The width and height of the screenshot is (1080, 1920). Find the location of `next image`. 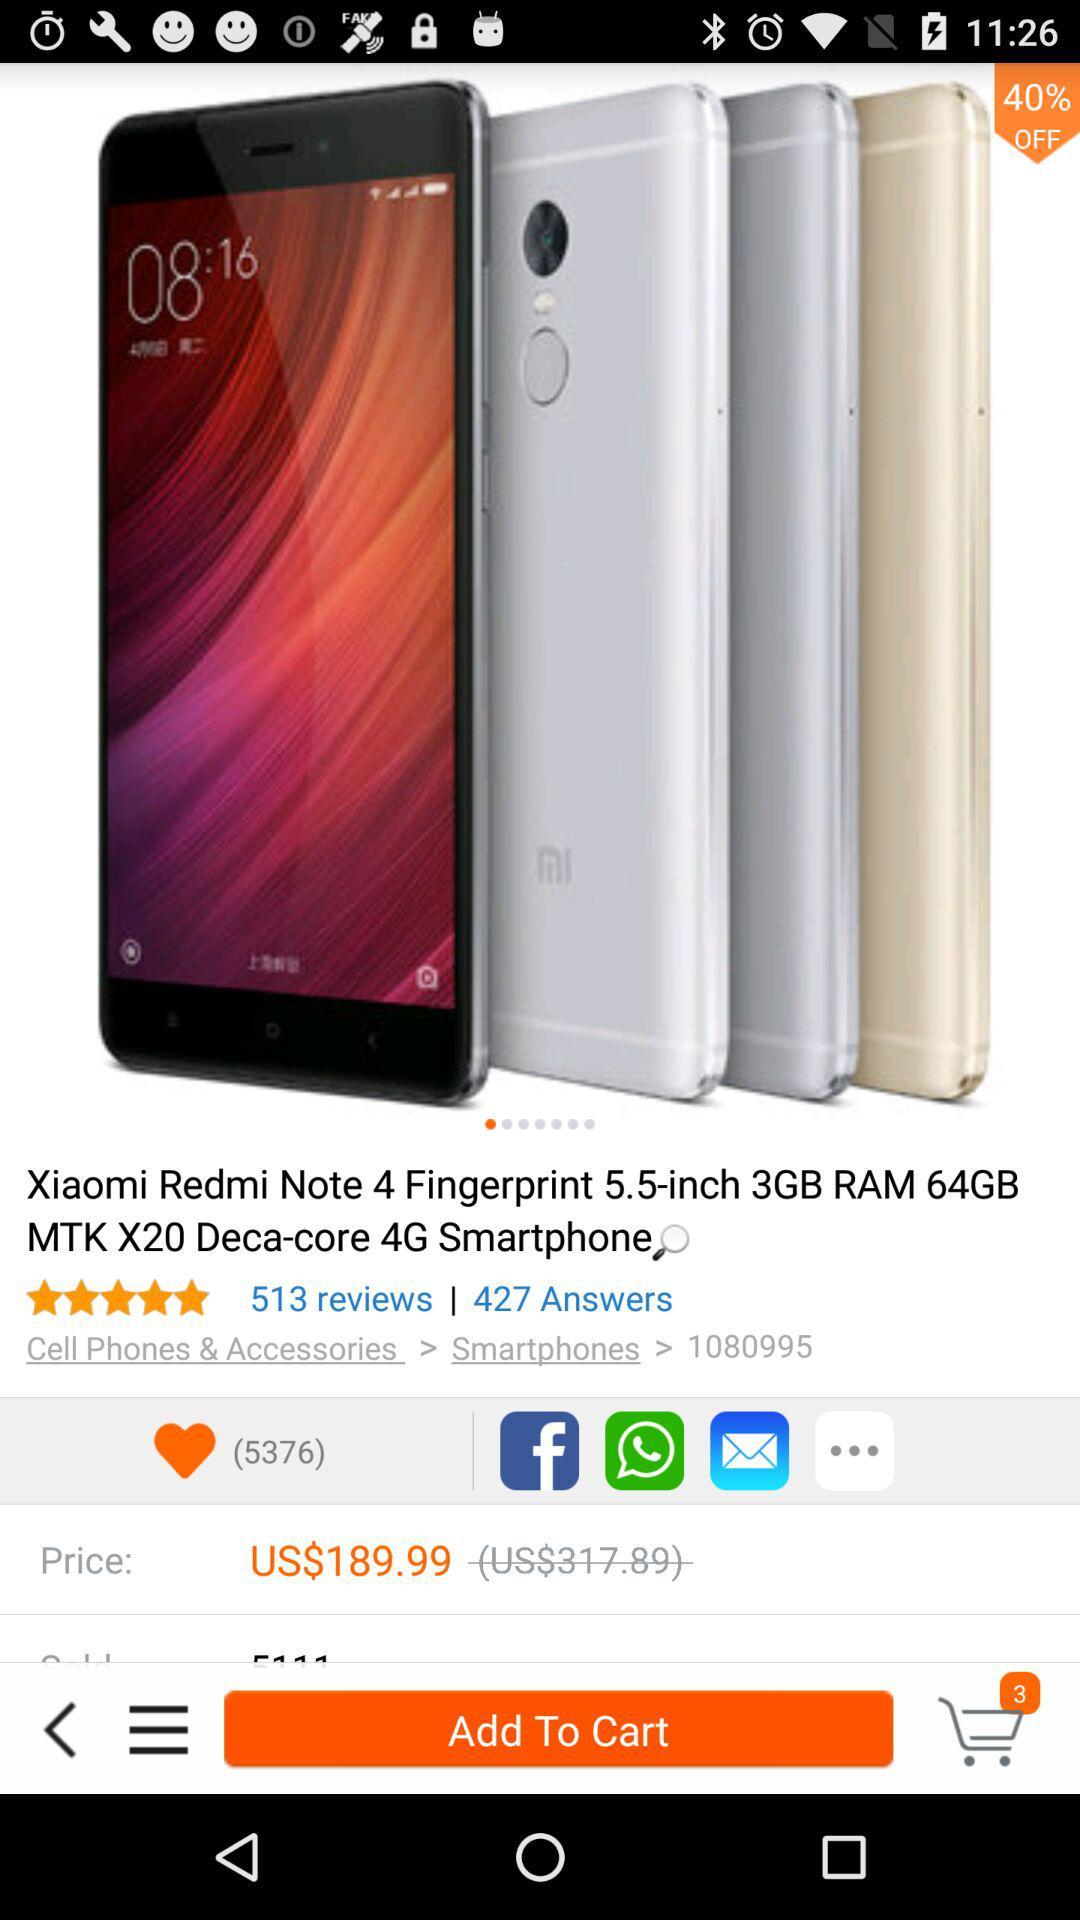

next image is located at coordinates (522, 1124).